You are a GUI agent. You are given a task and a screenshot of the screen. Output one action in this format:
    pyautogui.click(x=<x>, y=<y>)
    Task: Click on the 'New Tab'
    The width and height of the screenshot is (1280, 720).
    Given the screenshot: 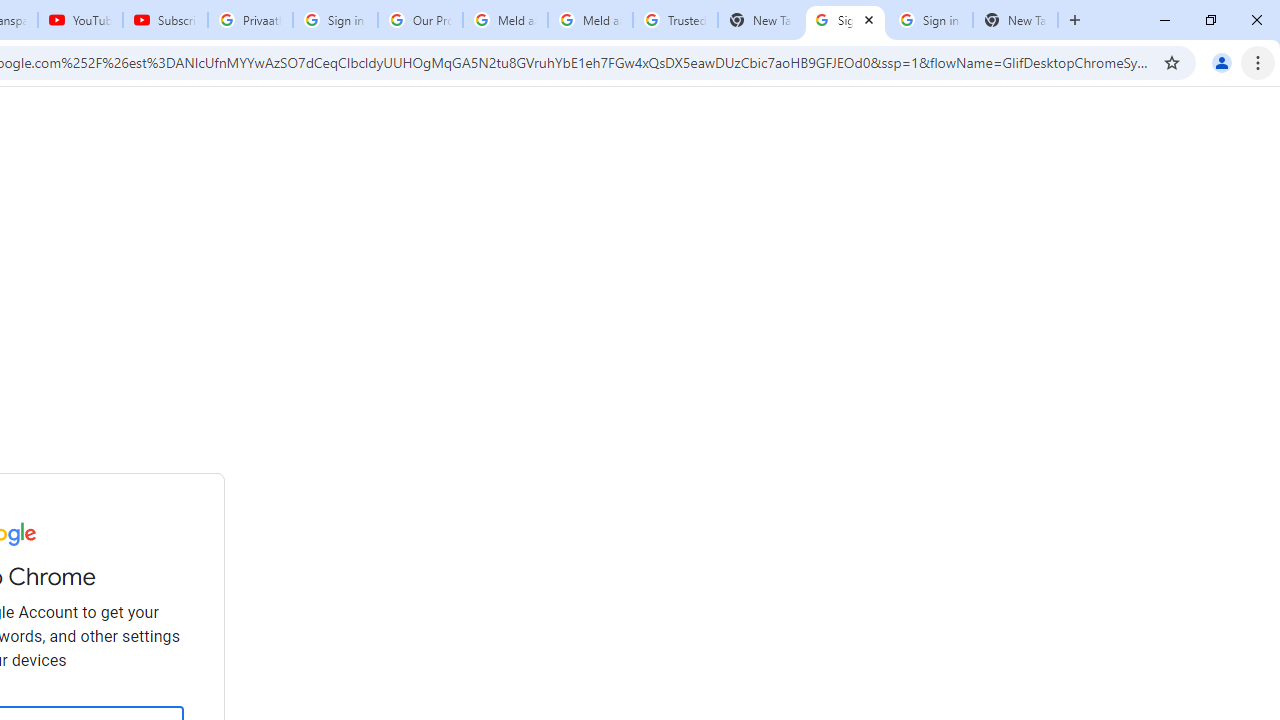 What is the action you would take?
    pyautogui.click(x=1015, y=20)
    